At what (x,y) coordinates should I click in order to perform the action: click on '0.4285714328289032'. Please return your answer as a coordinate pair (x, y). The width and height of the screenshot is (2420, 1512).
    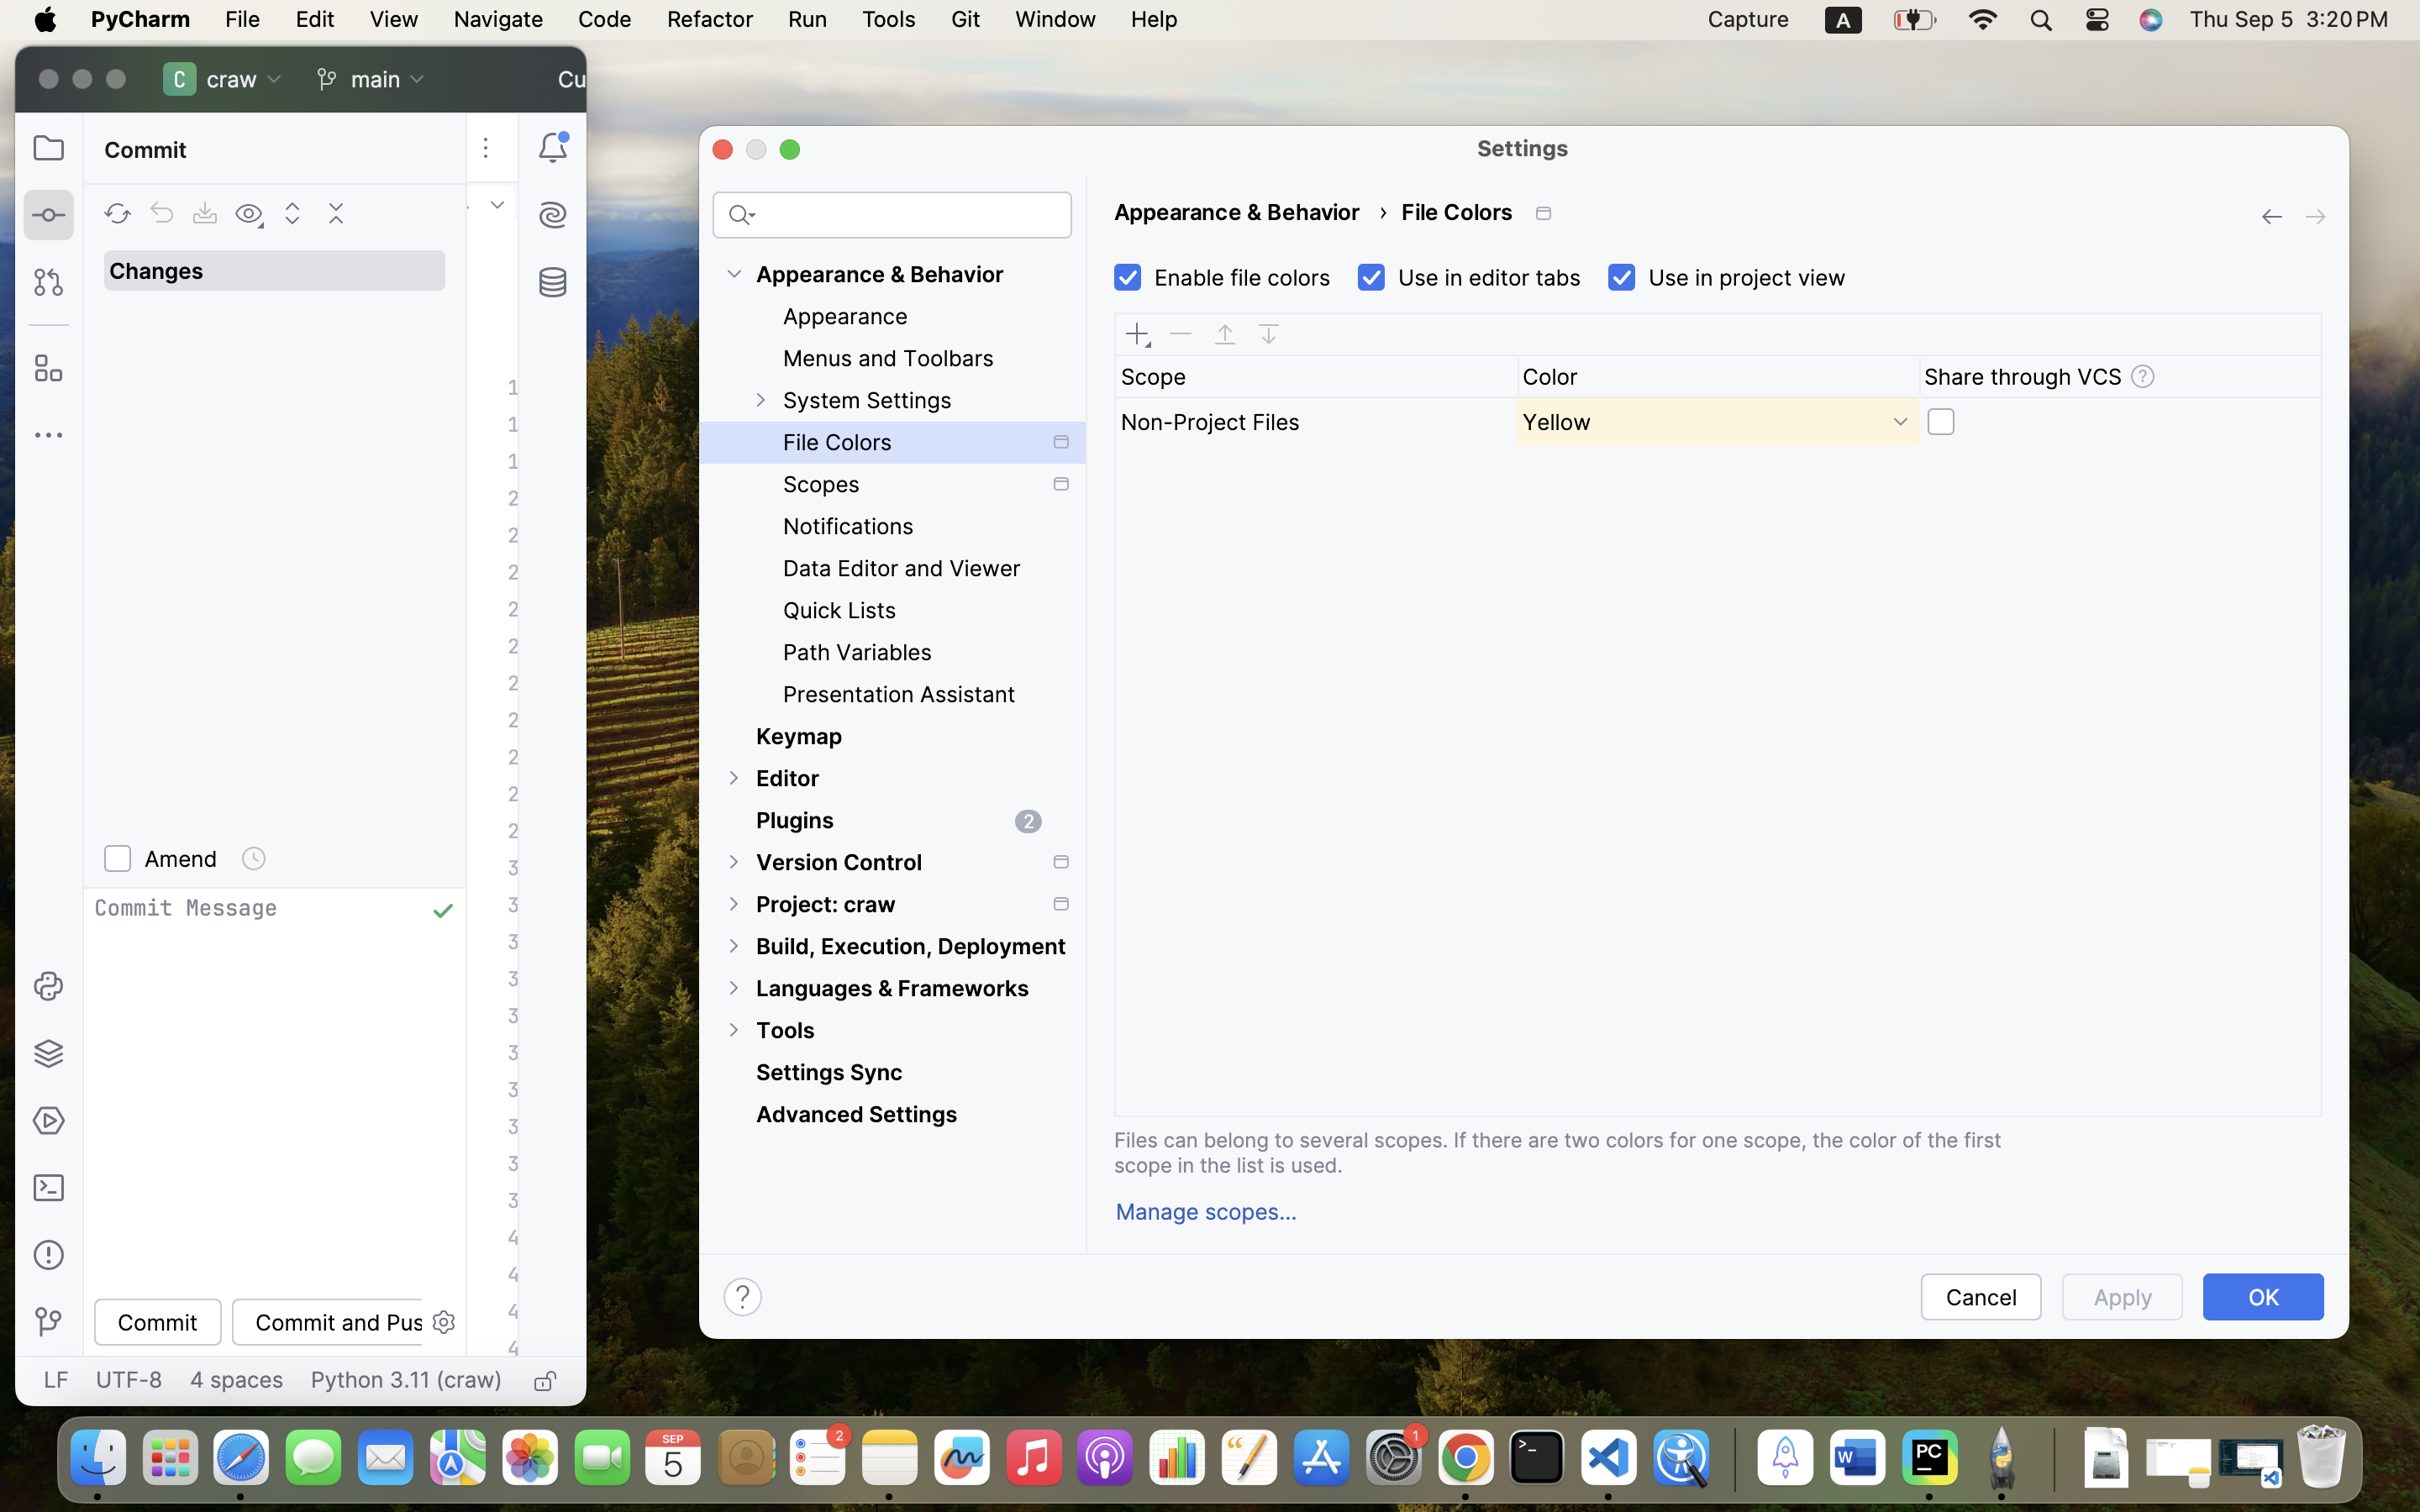
    Looking at the image, I should click on (1730, 1458).